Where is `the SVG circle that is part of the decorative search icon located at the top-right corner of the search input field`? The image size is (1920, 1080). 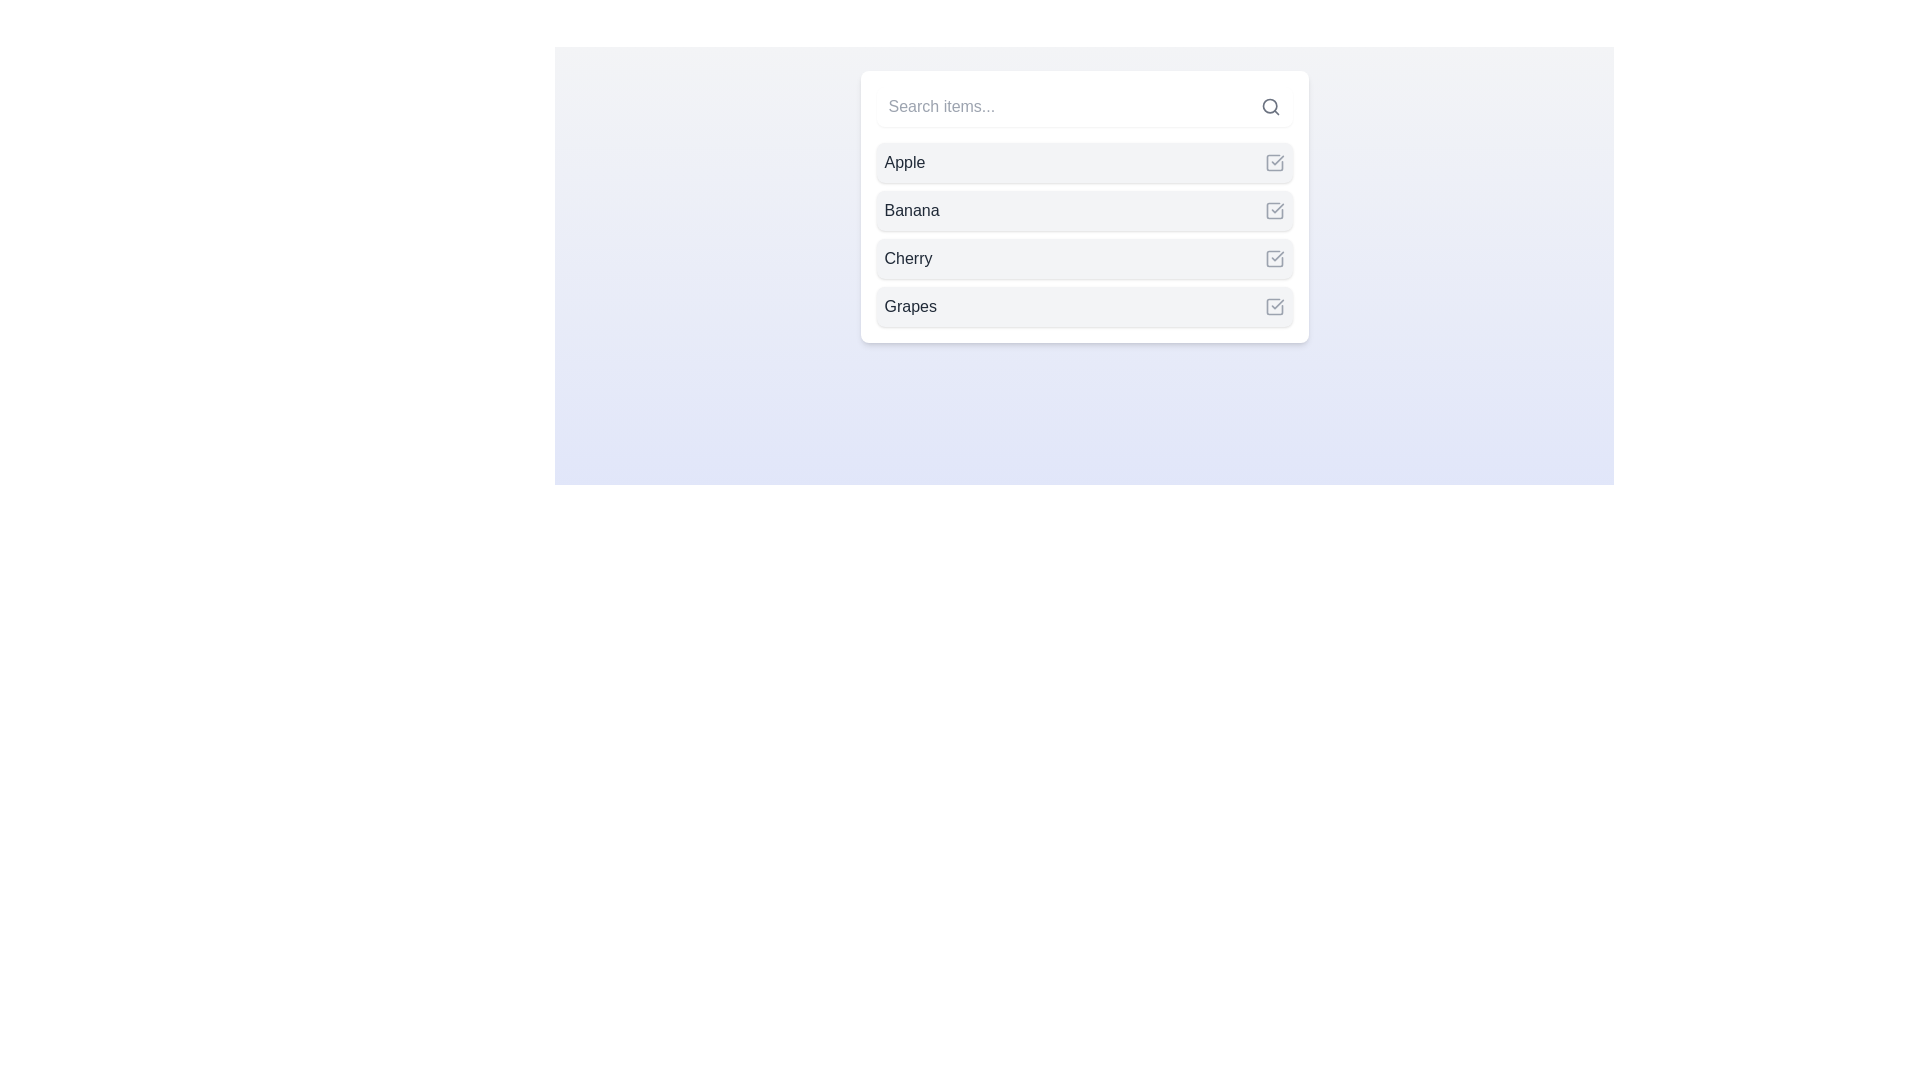 the SVG circle that is part of the decorative search icon located at the top-right corner of the search input field is located at coordinates (1268, 106).